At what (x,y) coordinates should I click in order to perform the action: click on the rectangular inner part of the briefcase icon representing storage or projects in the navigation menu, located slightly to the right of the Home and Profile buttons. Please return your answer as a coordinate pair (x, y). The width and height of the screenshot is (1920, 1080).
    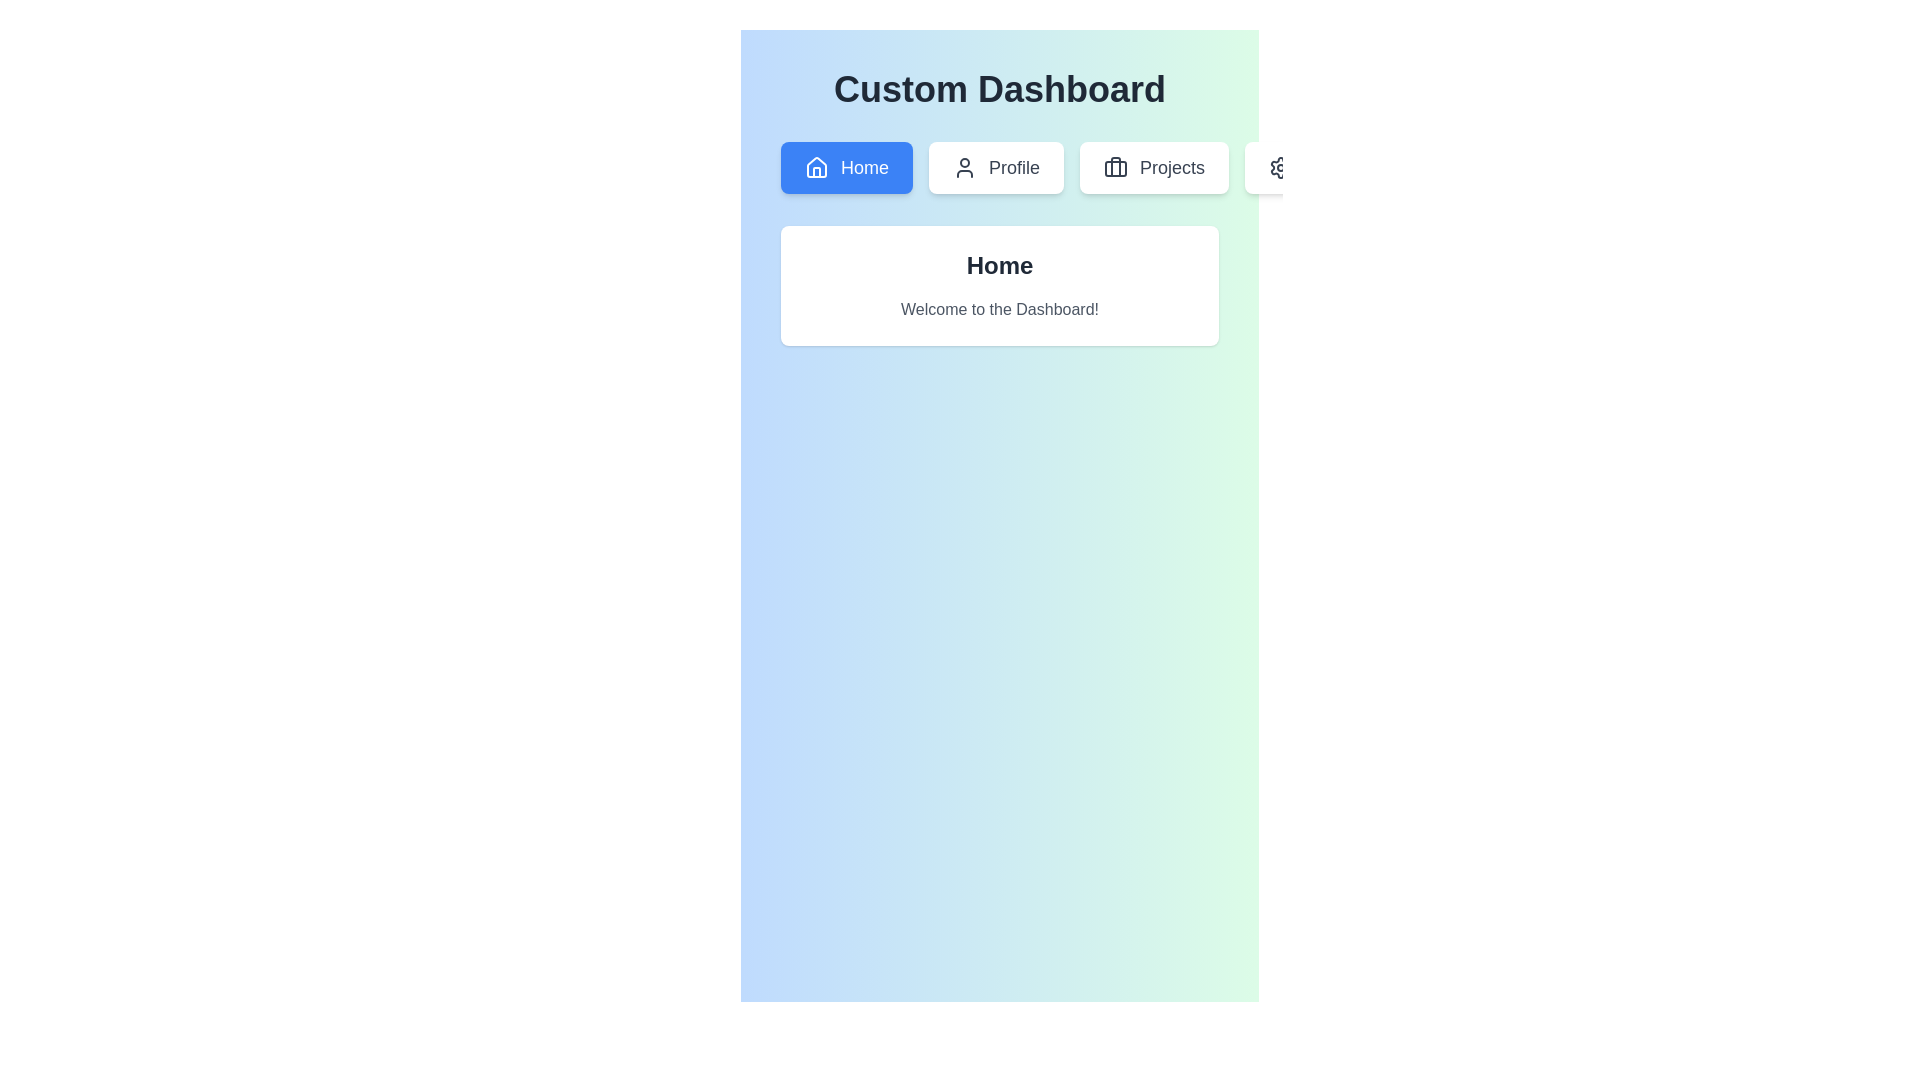
    Looking at the image, I should click on (1115, 168).